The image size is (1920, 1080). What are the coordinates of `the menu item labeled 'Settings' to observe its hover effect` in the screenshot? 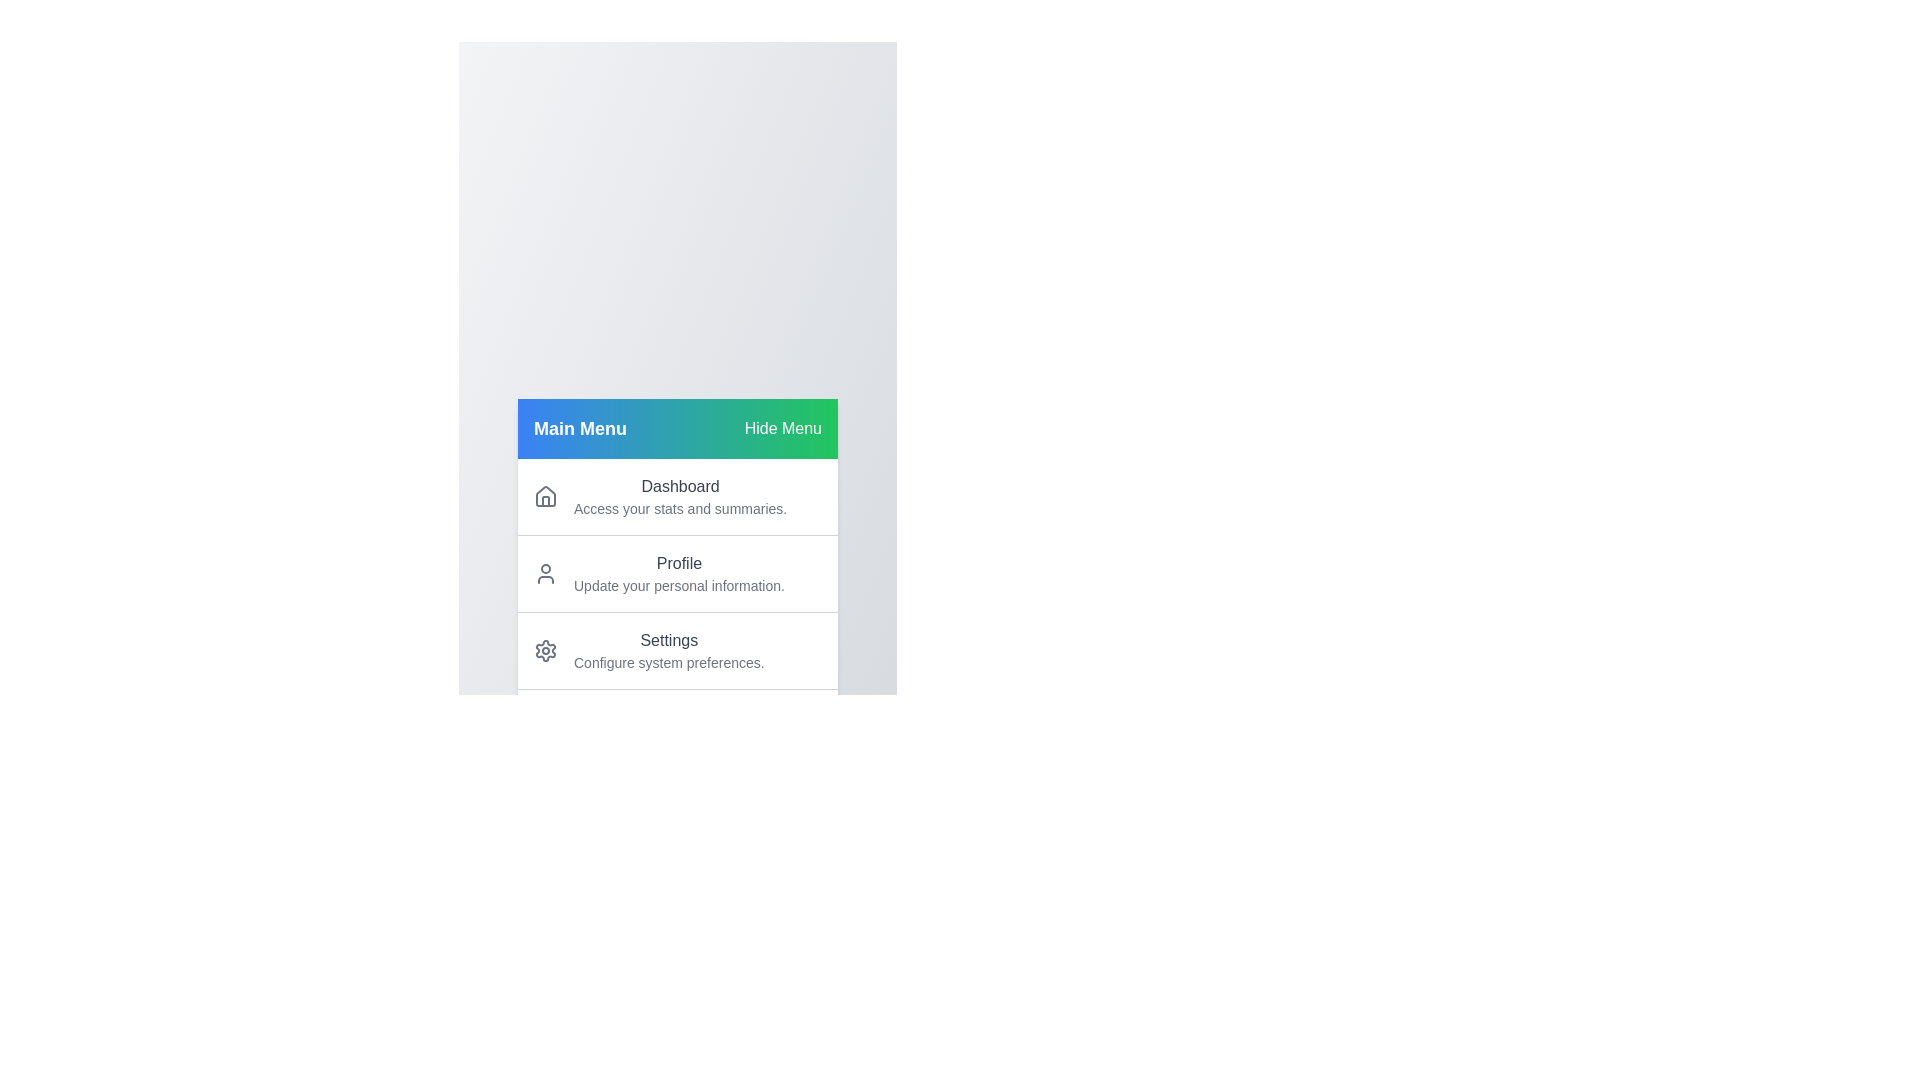 It's located at (677, 650).